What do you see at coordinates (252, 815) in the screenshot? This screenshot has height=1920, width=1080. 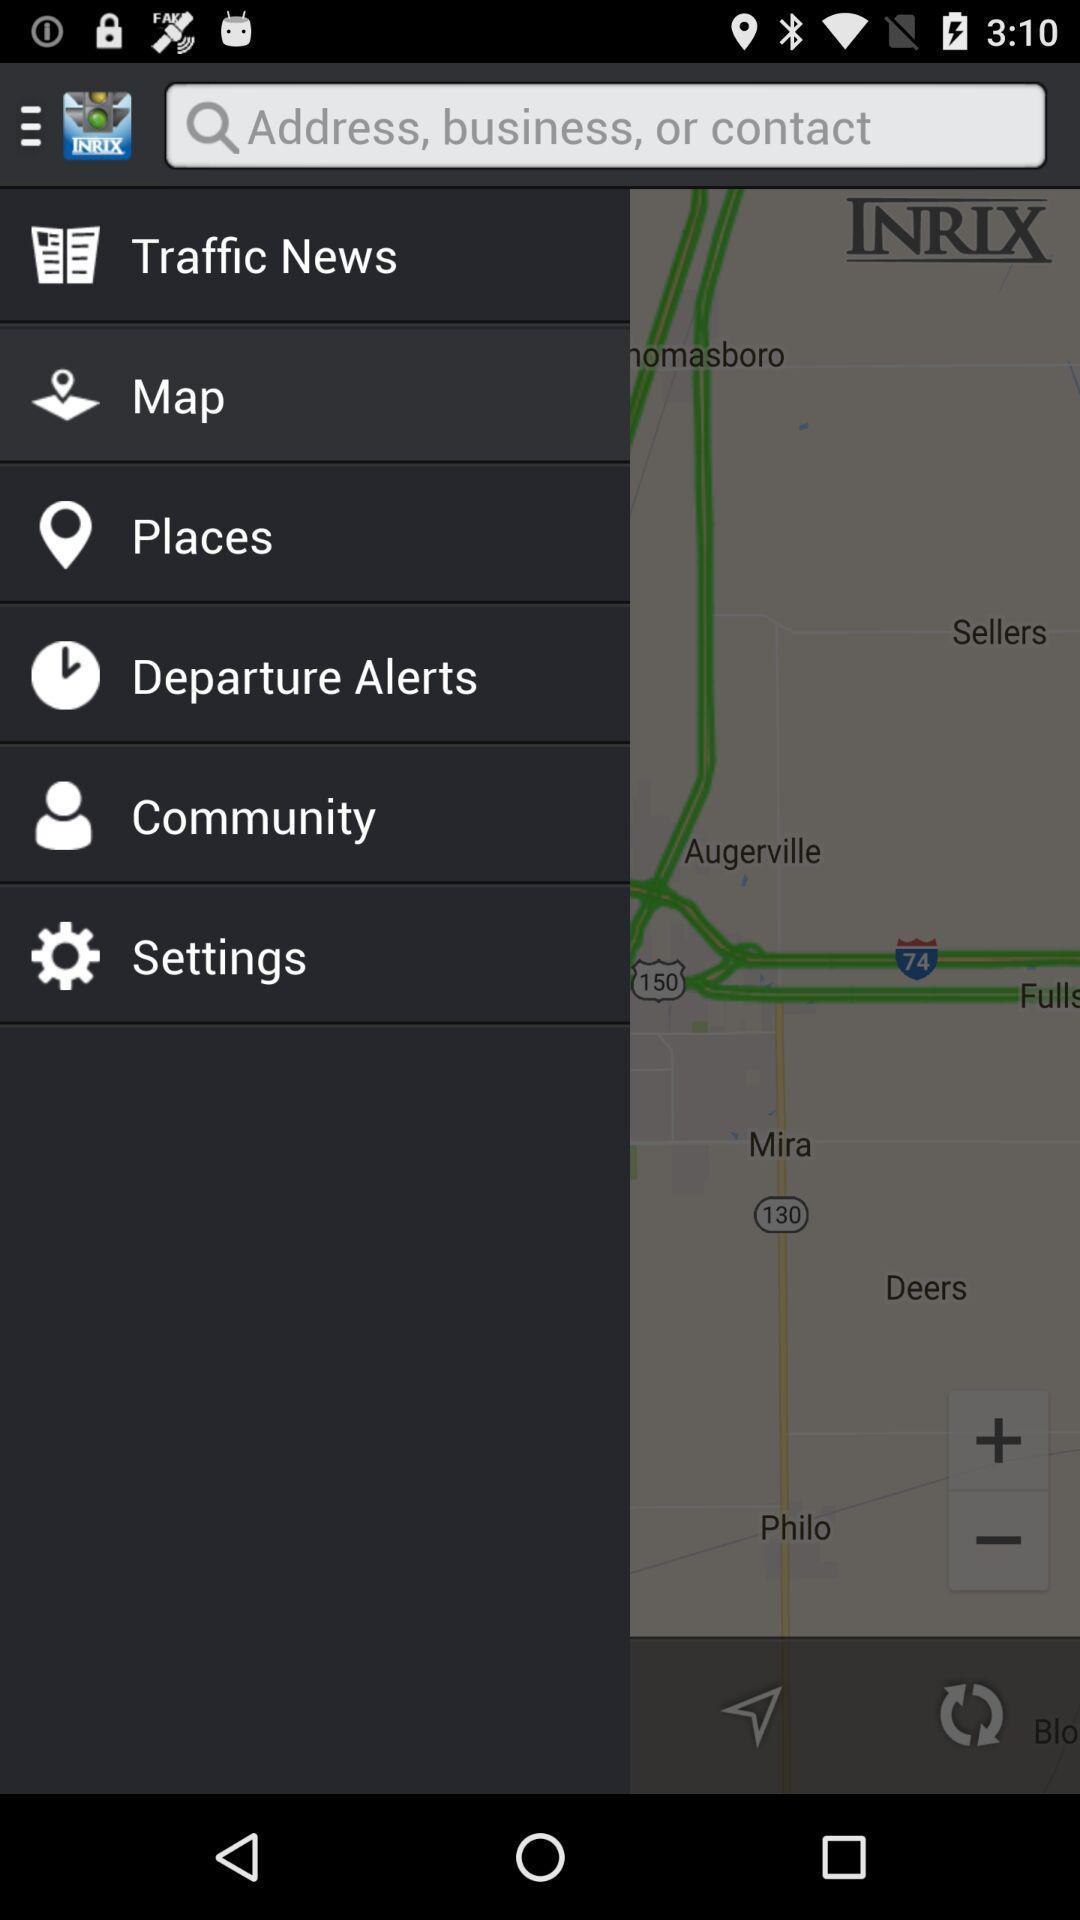 I see `community` at bounding box center [252, 815].